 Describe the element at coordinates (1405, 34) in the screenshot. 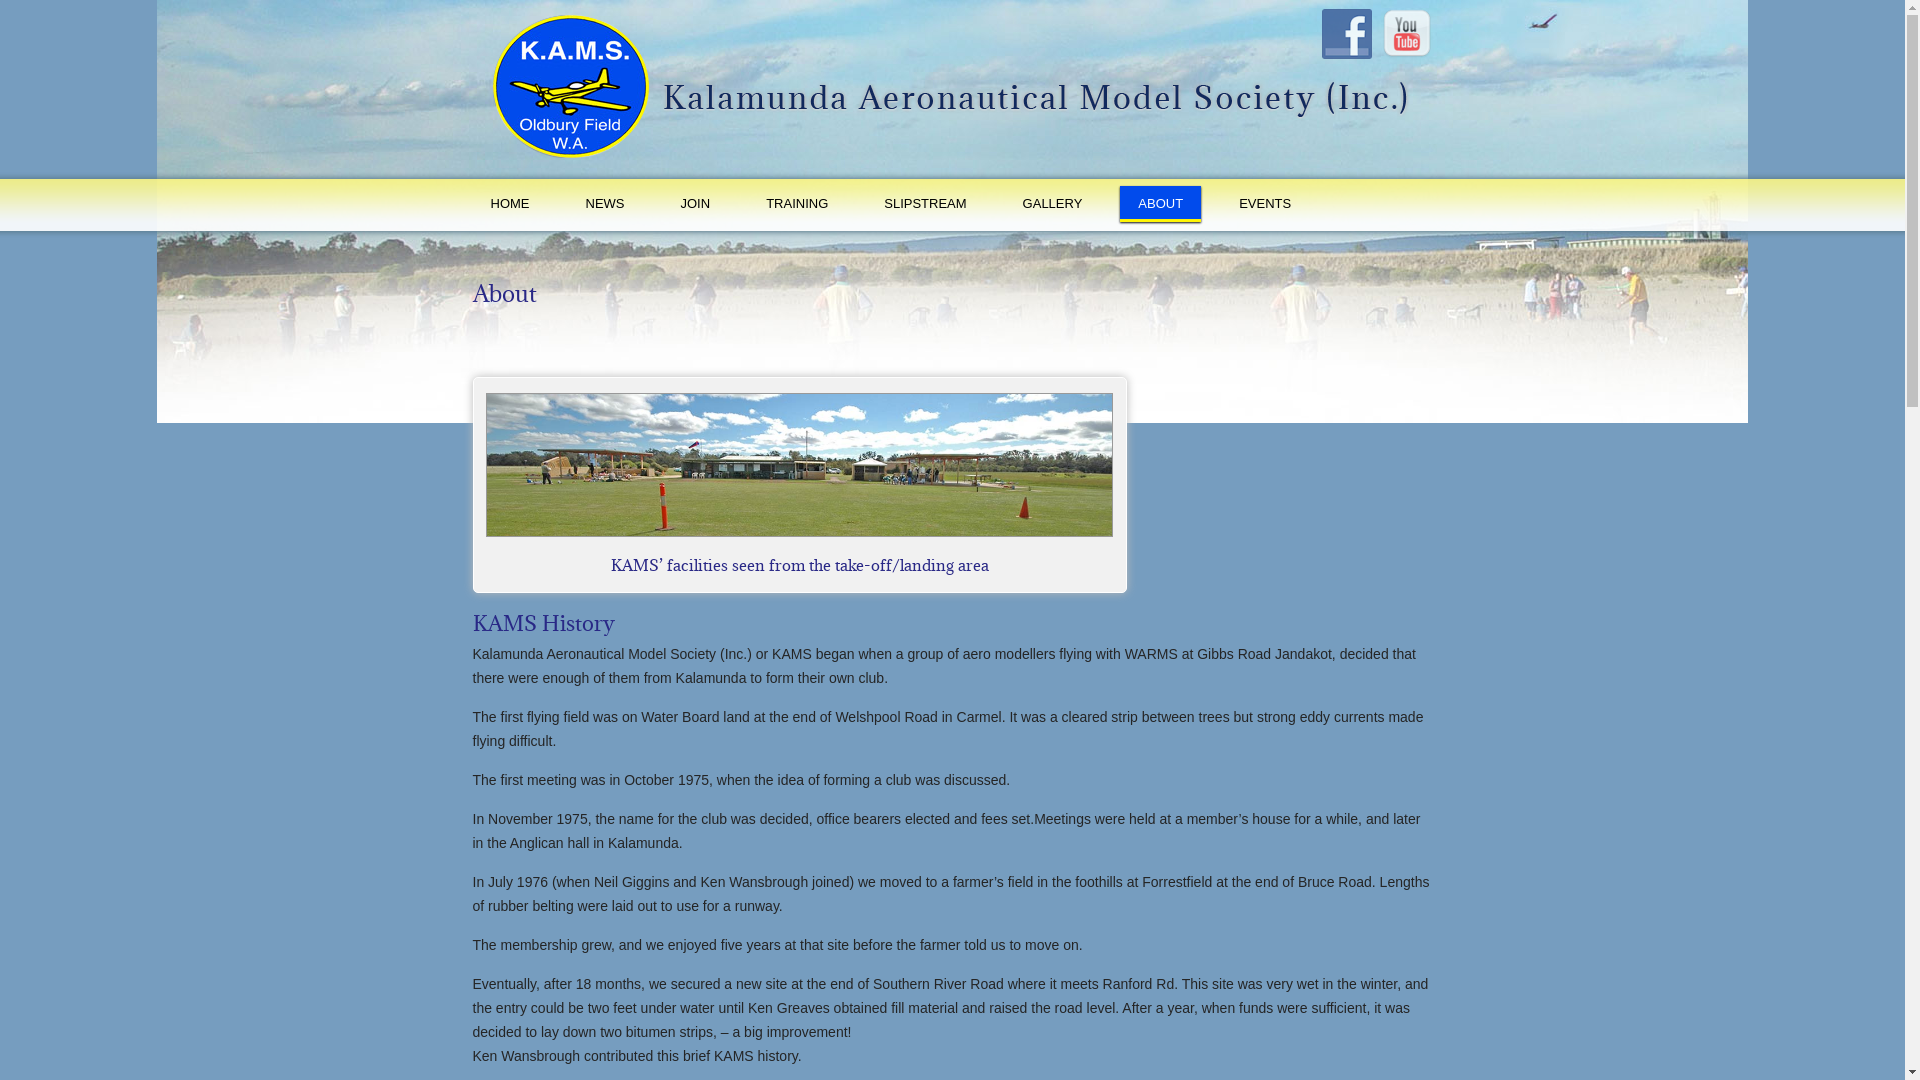

I see `'Follow Us on YouTube'` at that location.